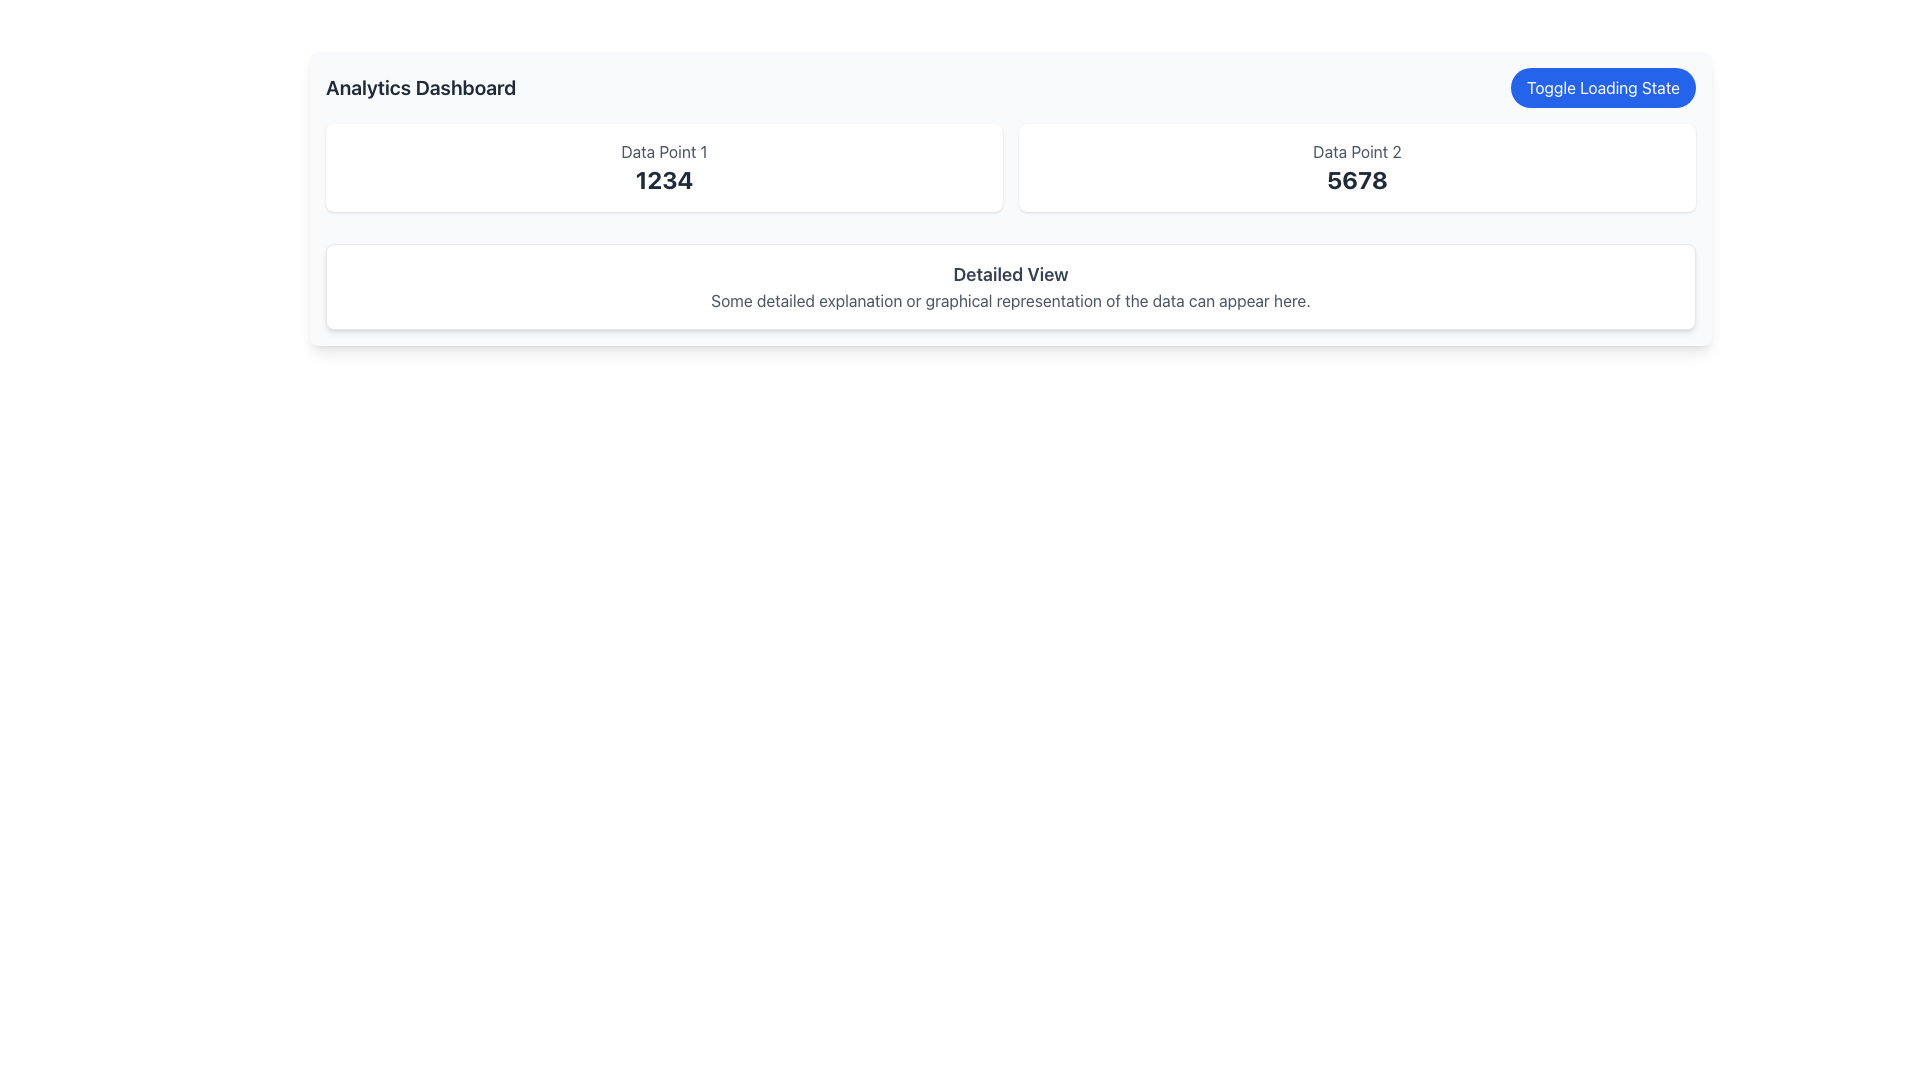 Image resolution: width=1920 pixels, height=1080 pixels. I want to click on the loading state toggle button located in the top-right corner of the interface, next to the 'Analytics Dashboard' title to observe its hover effect, so click(1603, 87).